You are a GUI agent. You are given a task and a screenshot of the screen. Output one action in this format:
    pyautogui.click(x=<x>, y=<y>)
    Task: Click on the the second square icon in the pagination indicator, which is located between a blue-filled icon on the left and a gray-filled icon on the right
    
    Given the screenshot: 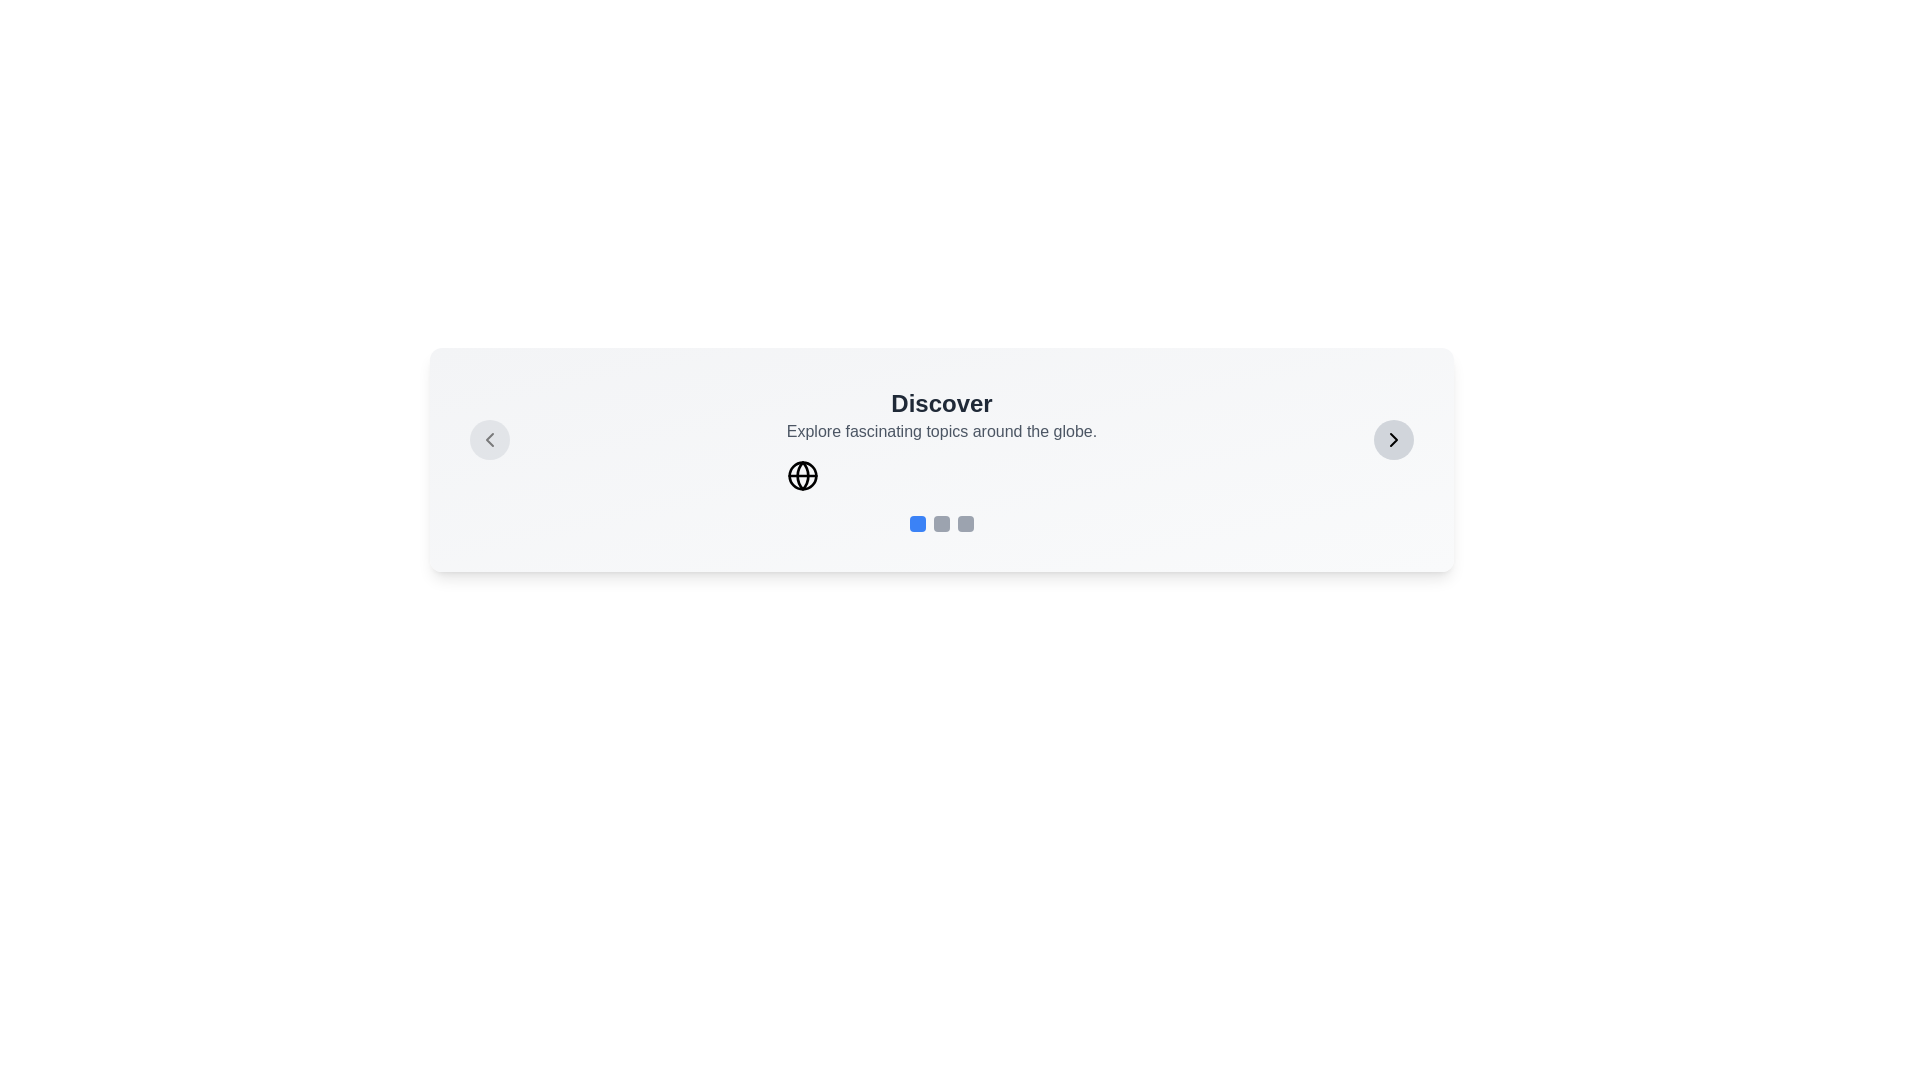 What is the action you would take?
    pyautogui.click(x=940, y=523)
    